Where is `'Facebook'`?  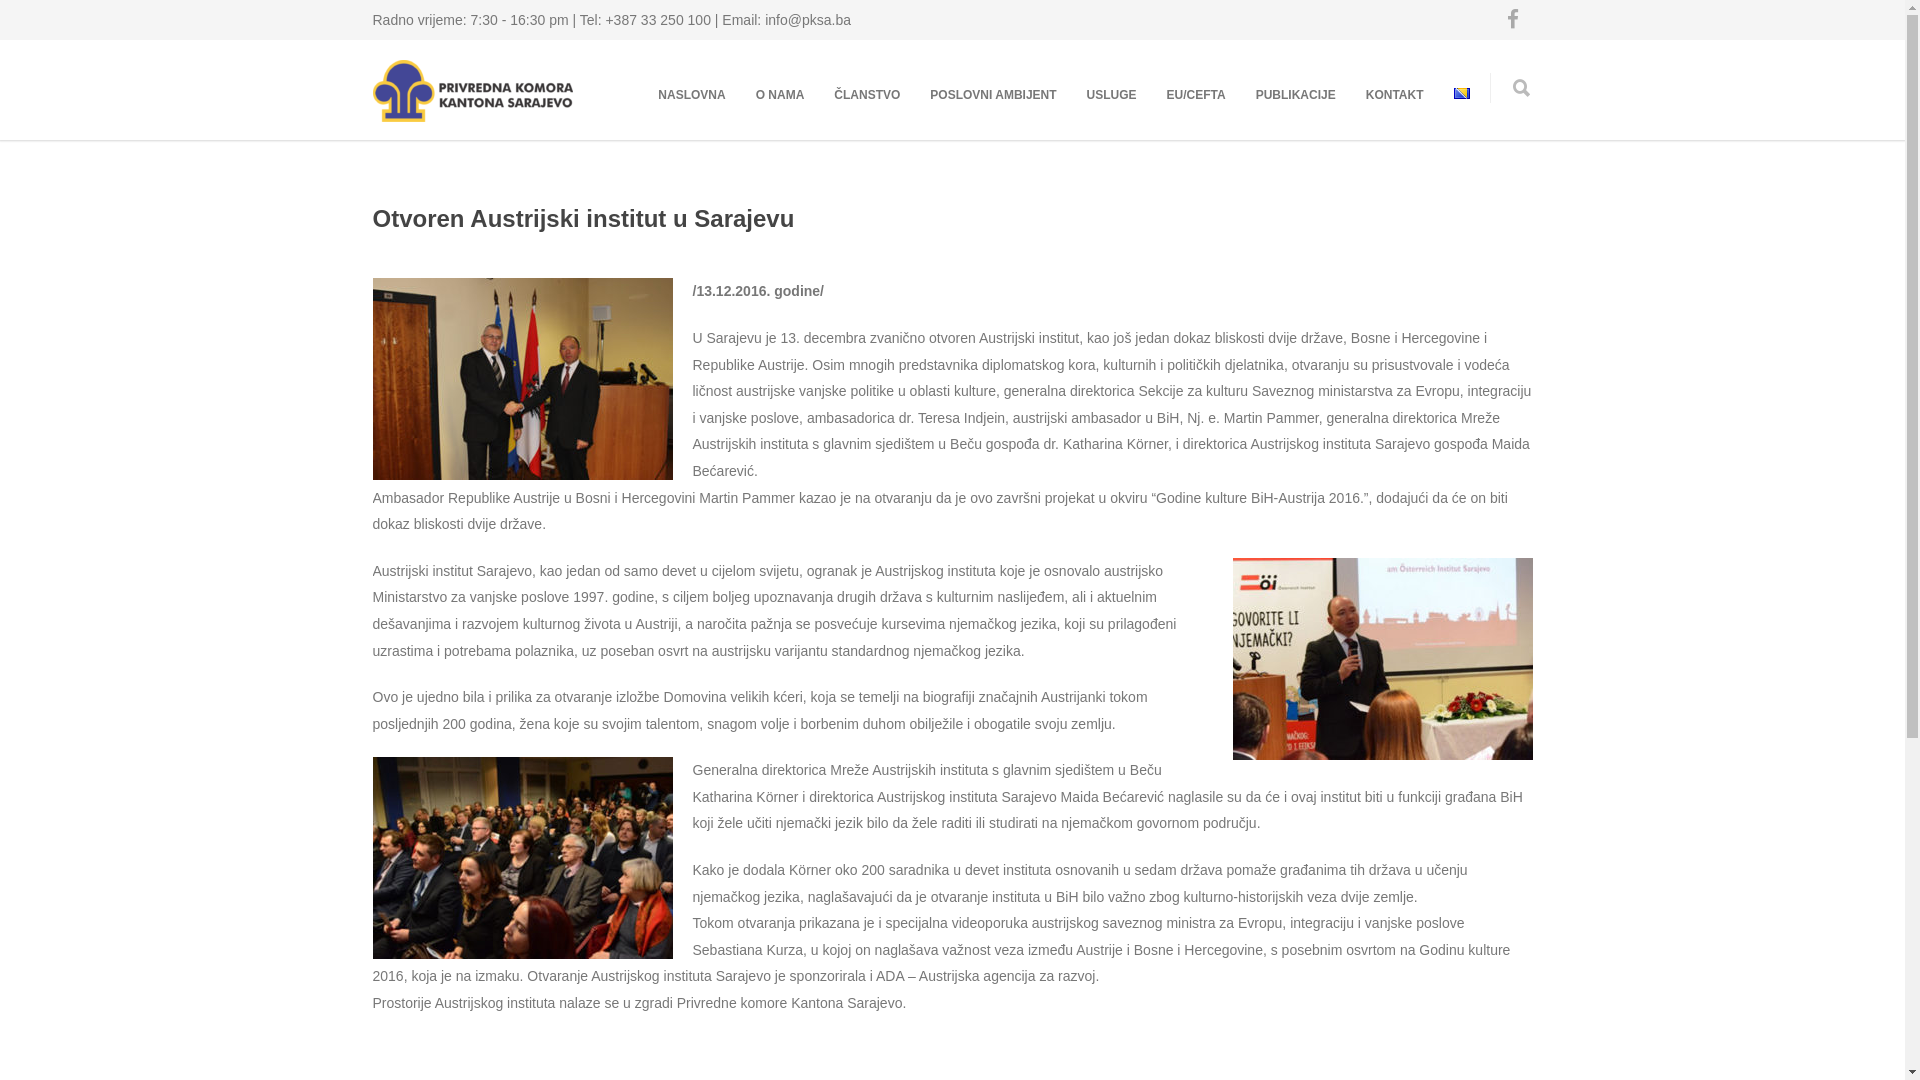
'Facebook' is located at coordinates (1492, 19).